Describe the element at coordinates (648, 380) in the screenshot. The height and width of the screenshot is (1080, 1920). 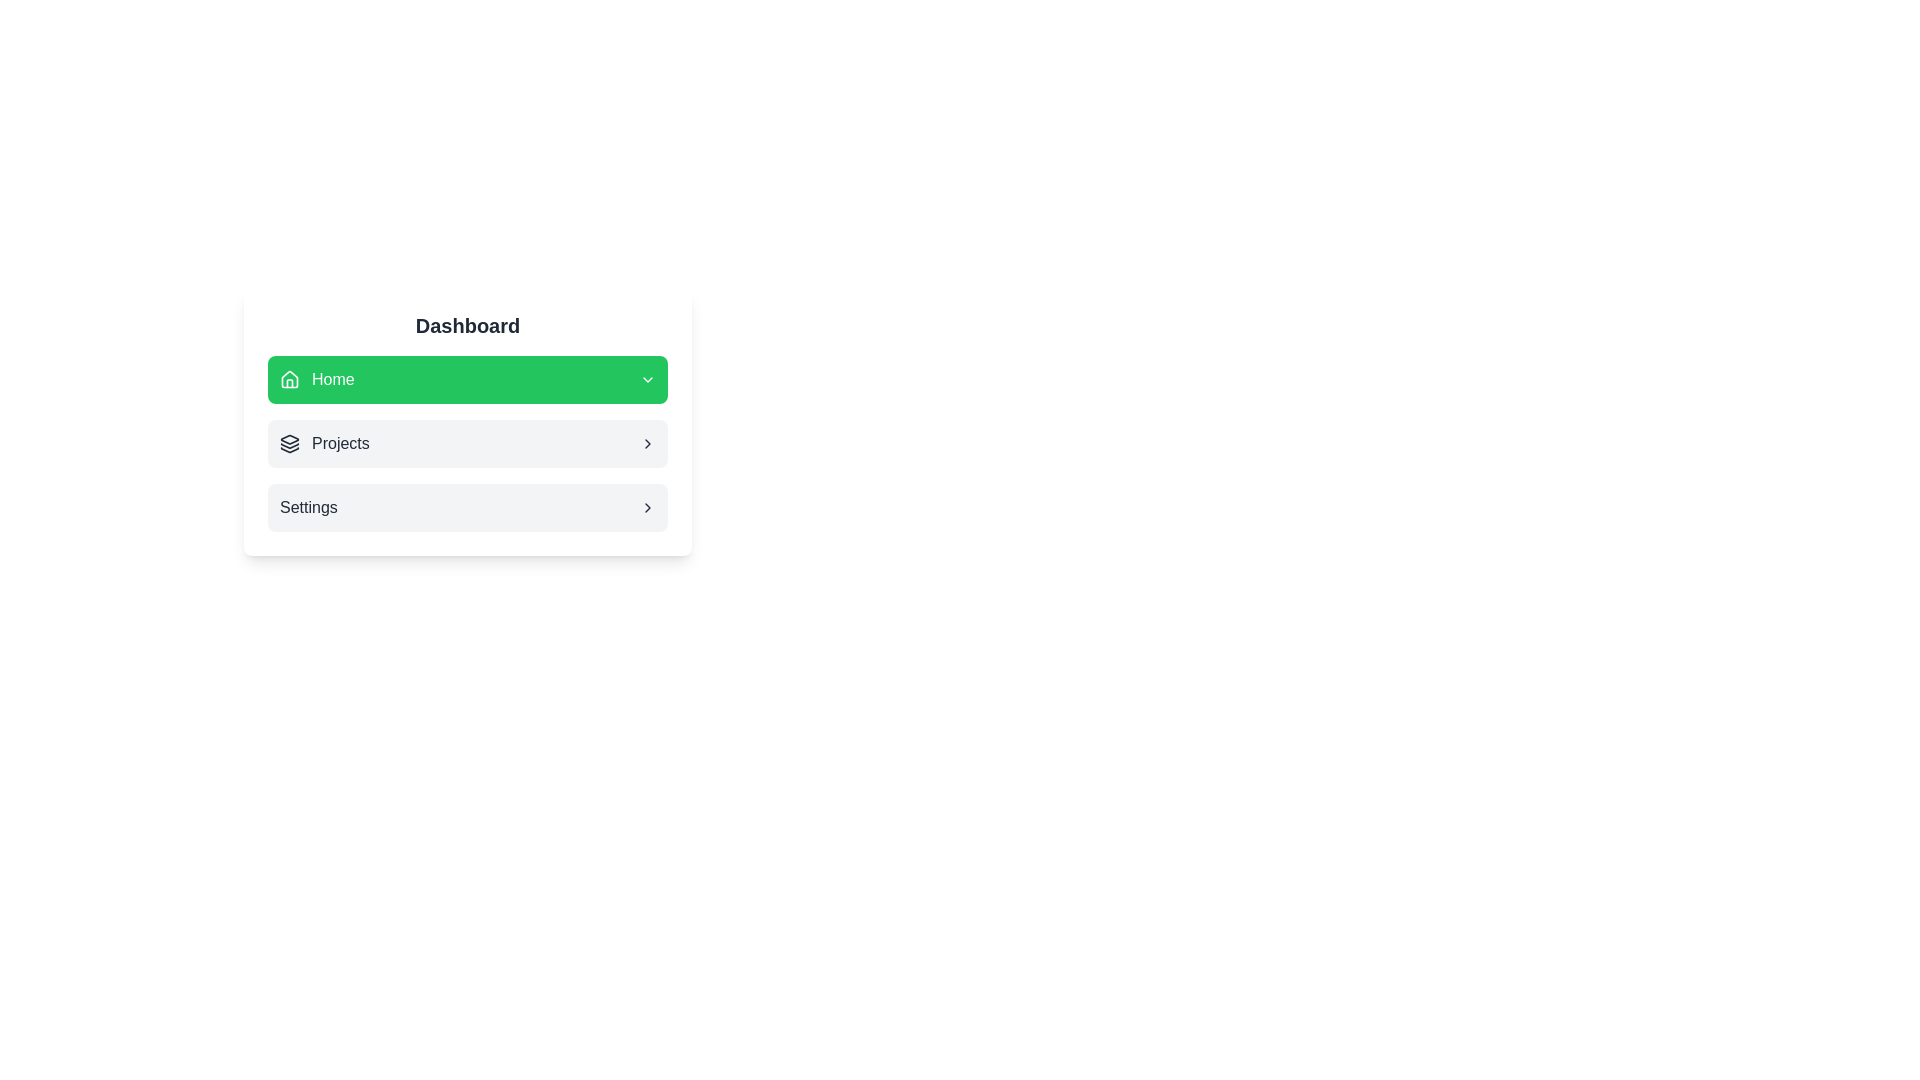
I see `the chevron-down indicator icon located at the far right end of the 'Home' button` at that location.